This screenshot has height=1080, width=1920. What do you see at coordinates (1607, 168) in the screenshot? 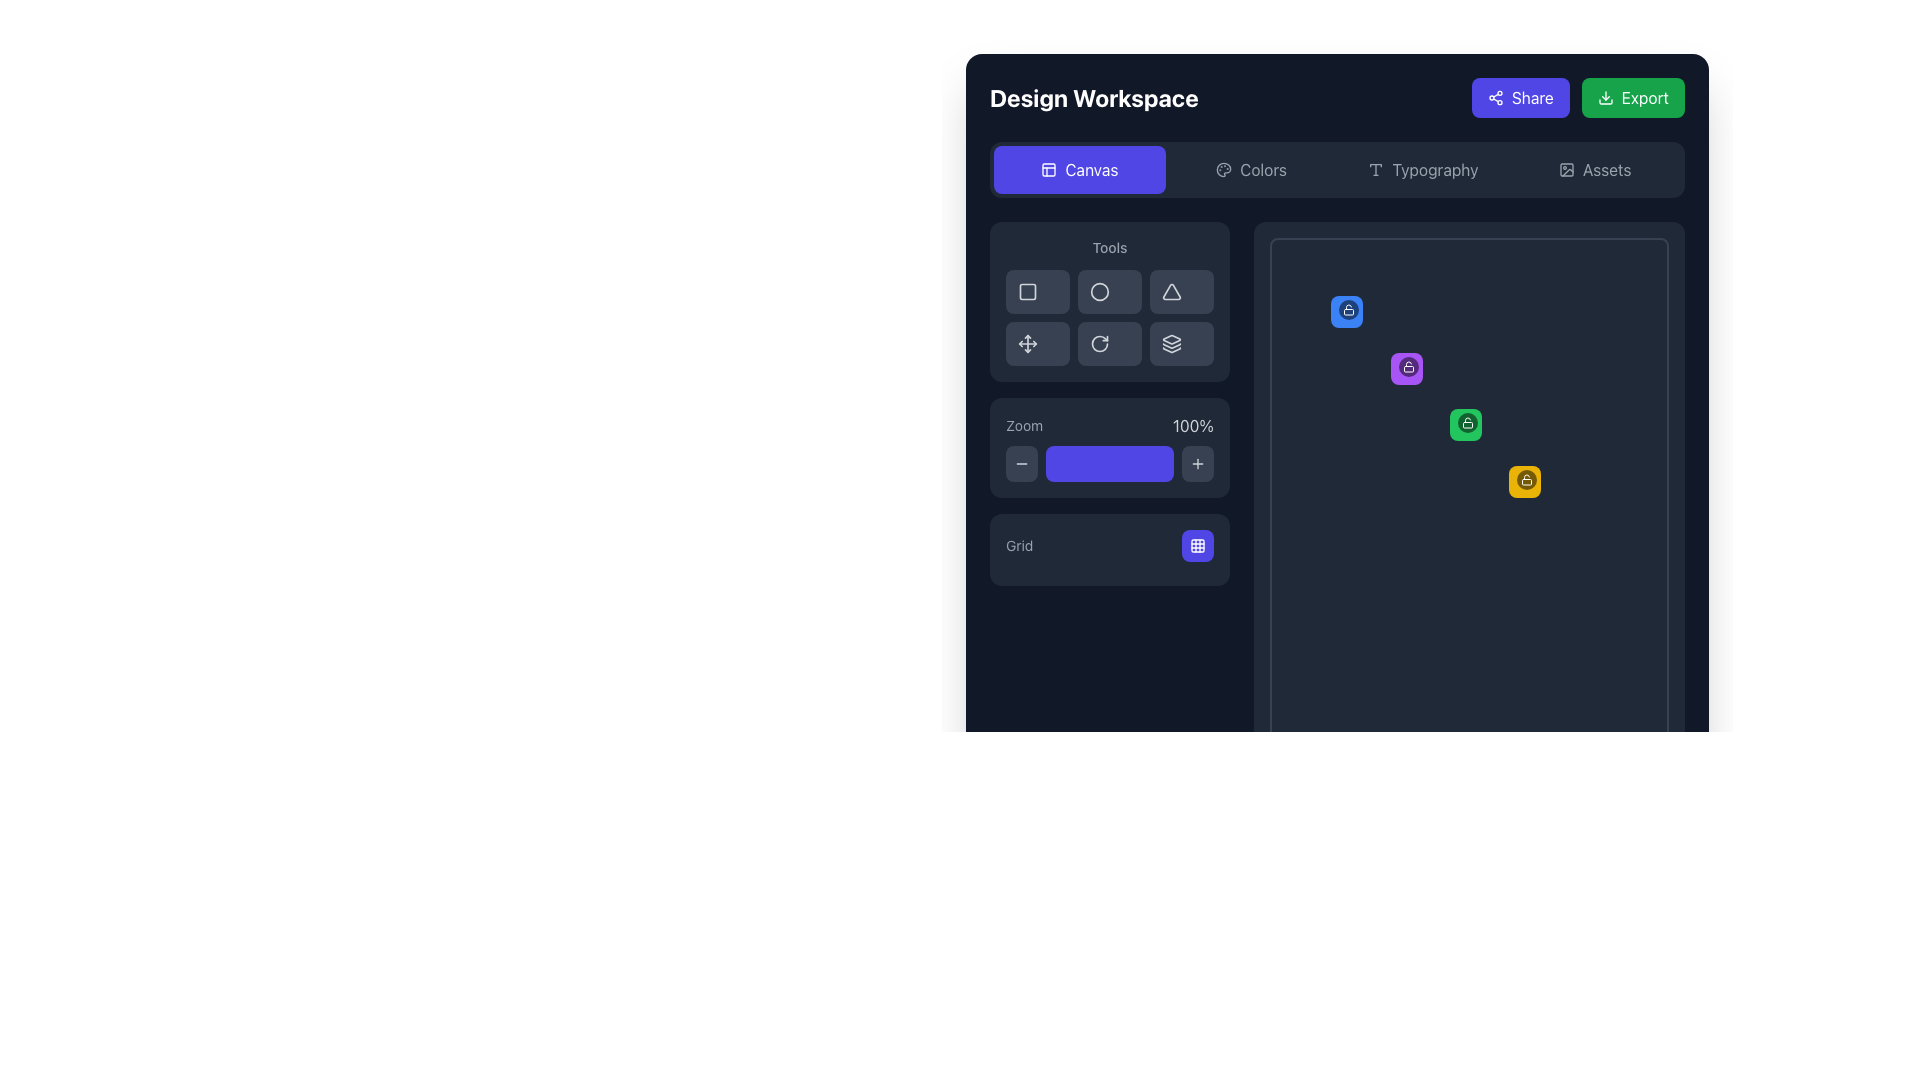
I see `label text located in the header section of the interface, on the right side, adjacent to 'Share' and 'Export' buttons` at bounding box center [1607, 168].